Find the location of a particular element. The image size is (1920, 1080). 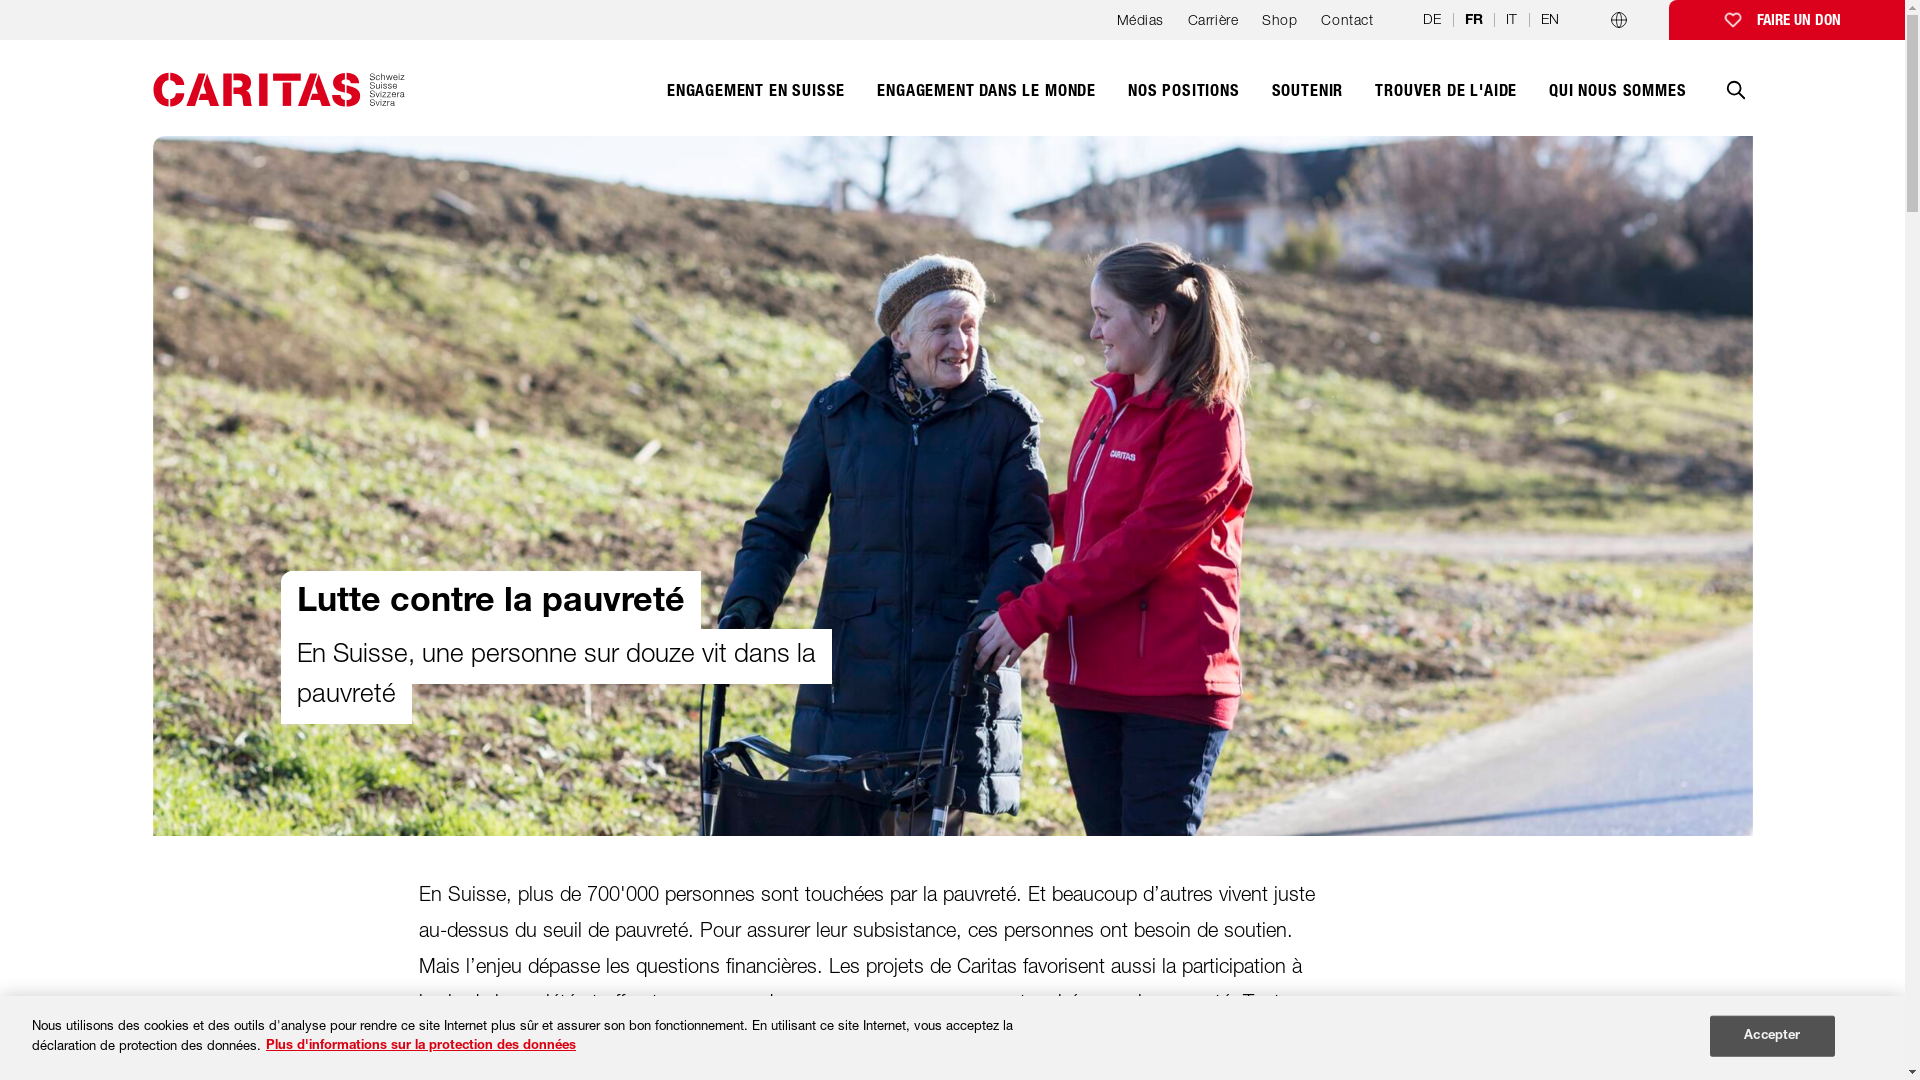

'QUI NOUS SOMMES' is located at coordinates (1617, 101).